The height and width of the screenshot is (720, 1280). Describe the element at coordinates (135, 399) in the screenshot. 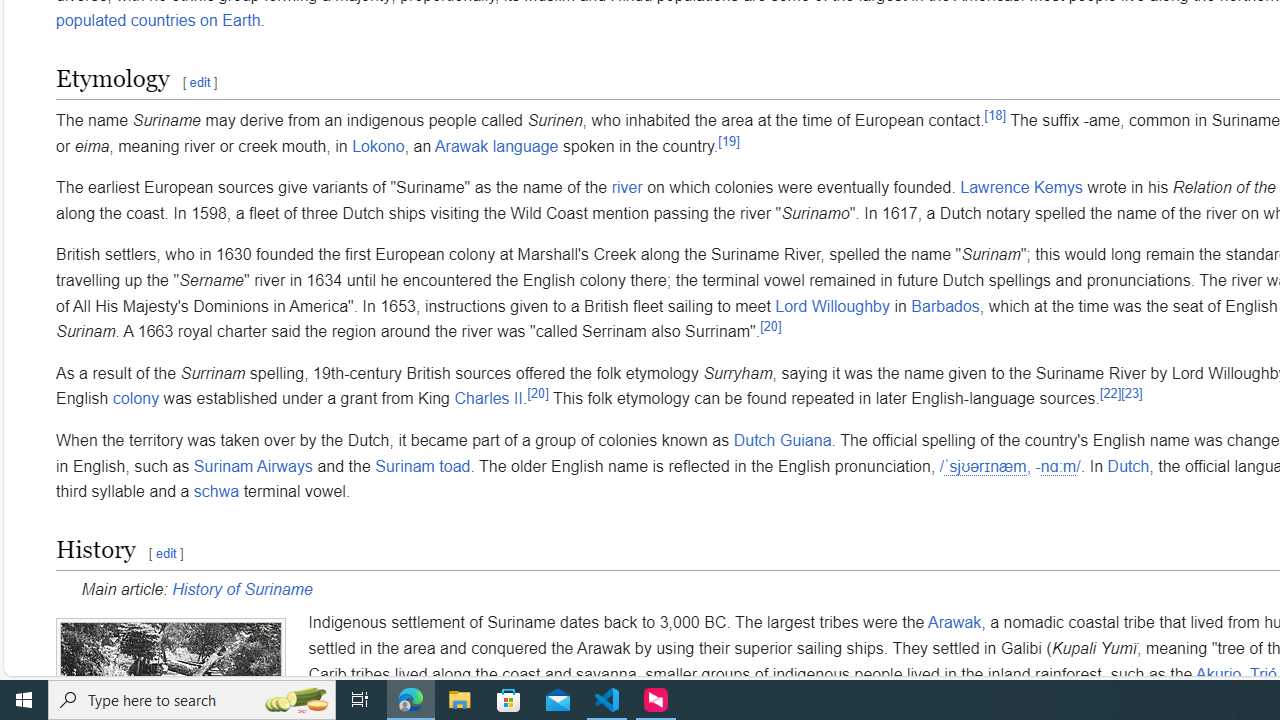

I see `'colony'` at that location.